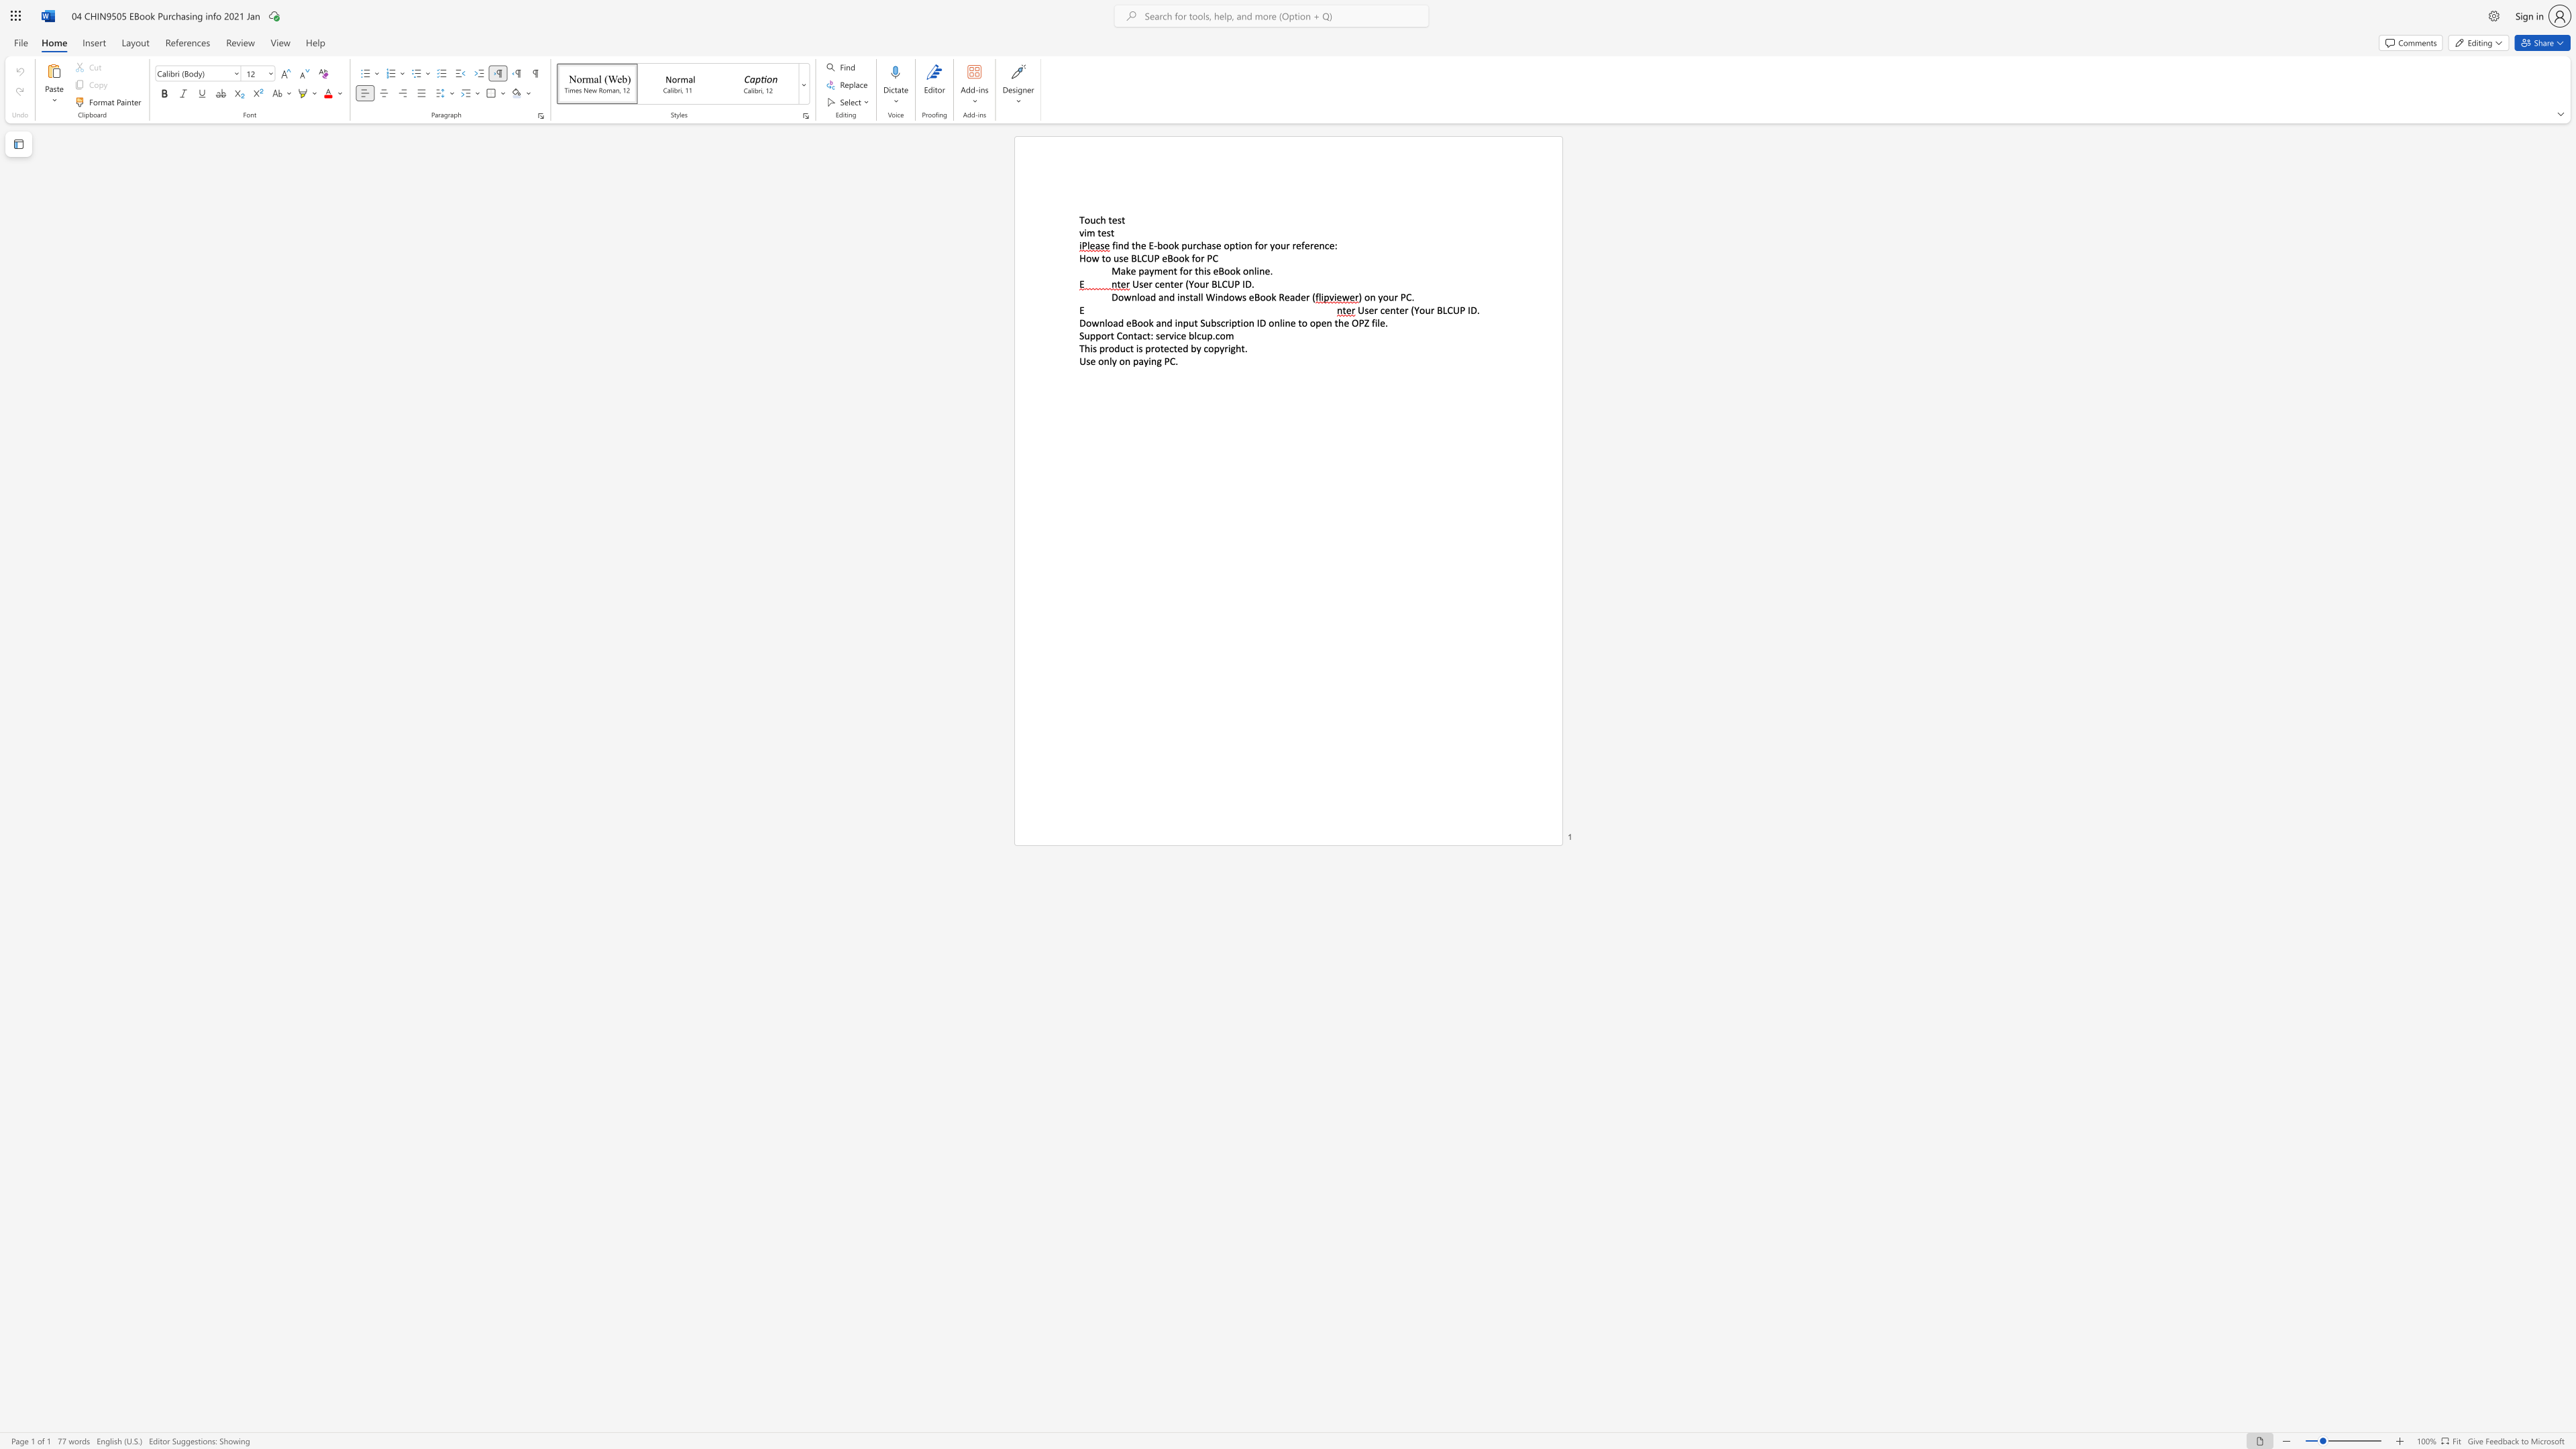 The height and width of the screenshot is (1449, 2576). I want to click on the 1th character "y" in the text, so click(1114, 361).